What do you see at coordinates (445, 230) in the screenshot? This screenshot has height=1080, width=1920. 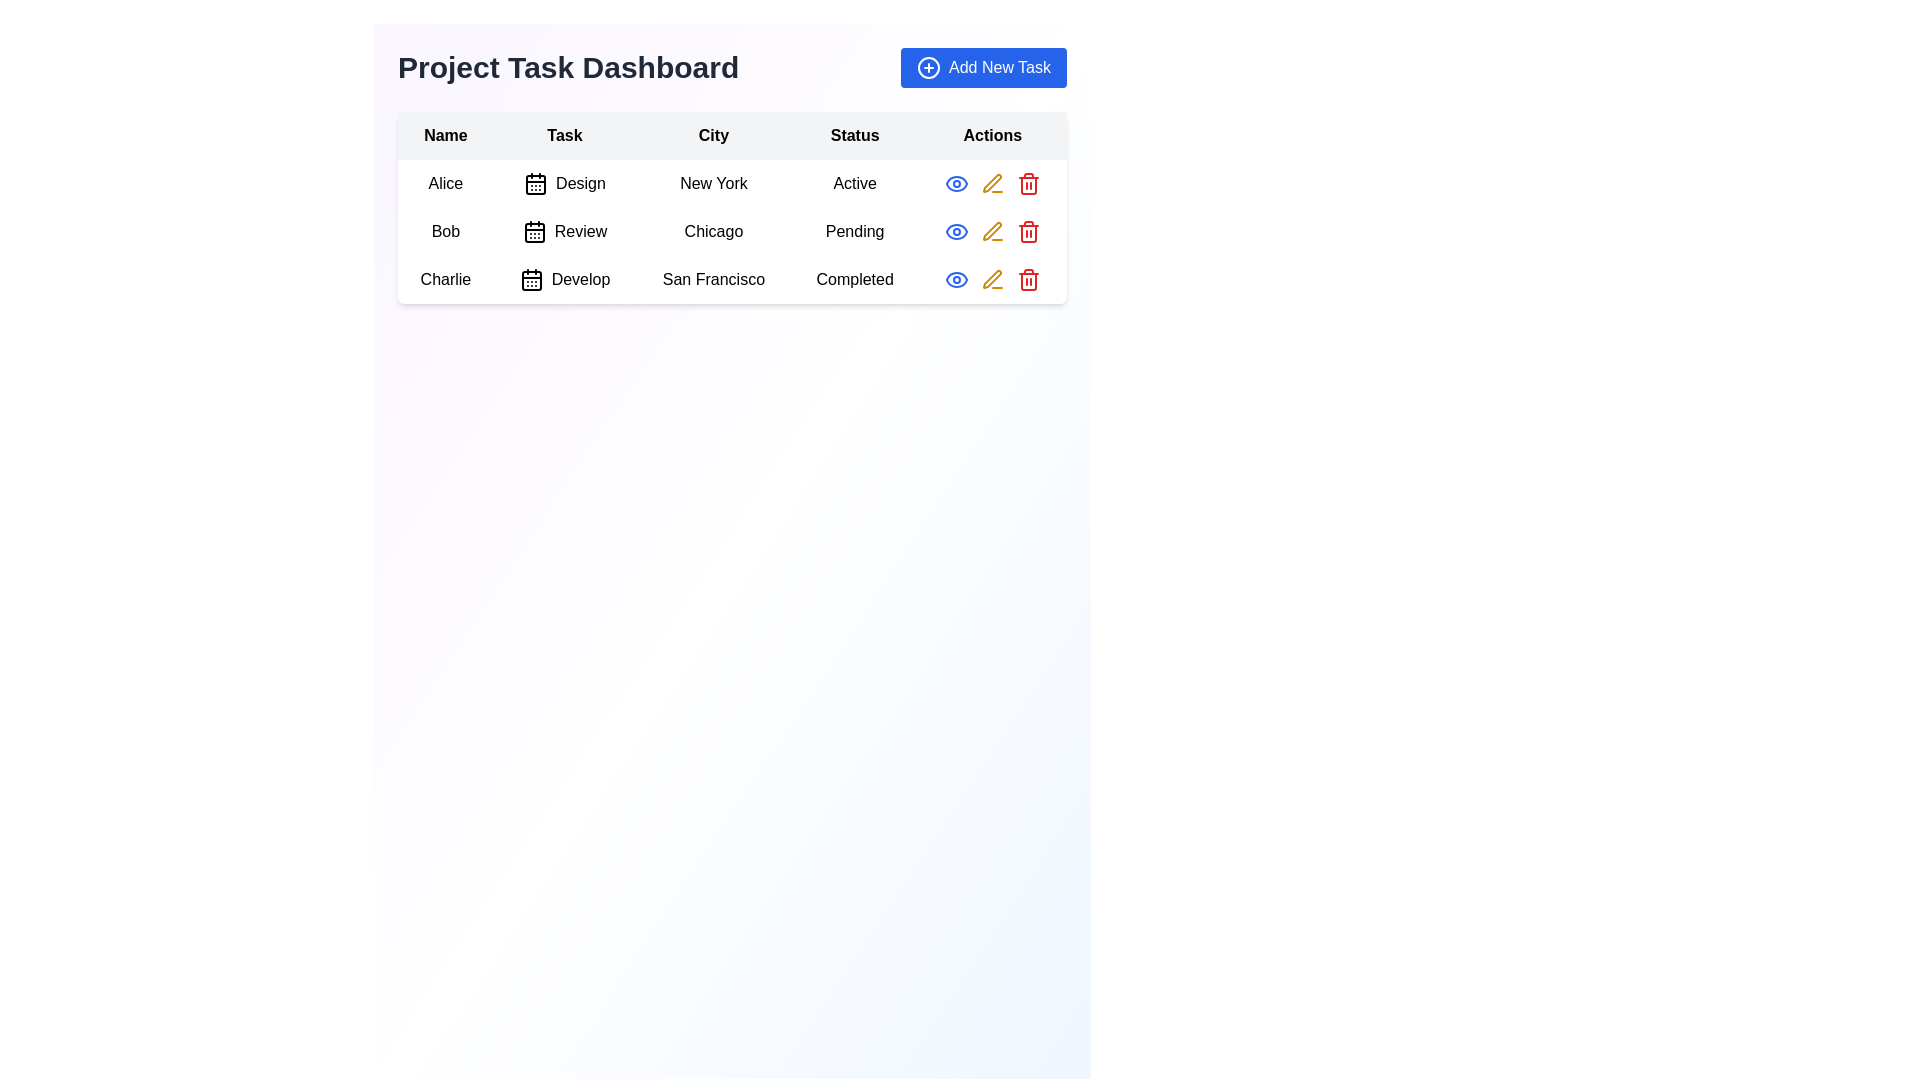 I see `the label identifying the person associated with a task in the second row and first column of the table, under the 'Name' header` at bounding box center [445, 230].